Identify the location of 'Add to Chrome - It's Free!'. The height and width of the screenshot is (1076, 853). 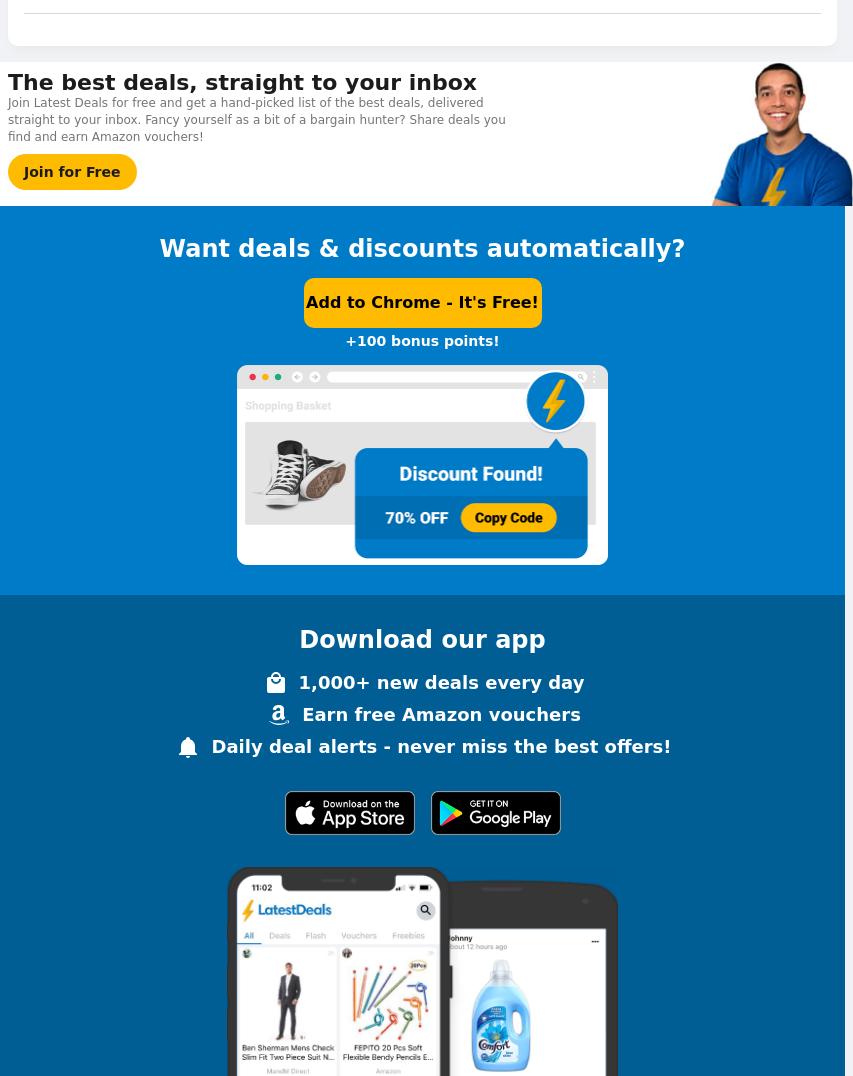
(420, 301).